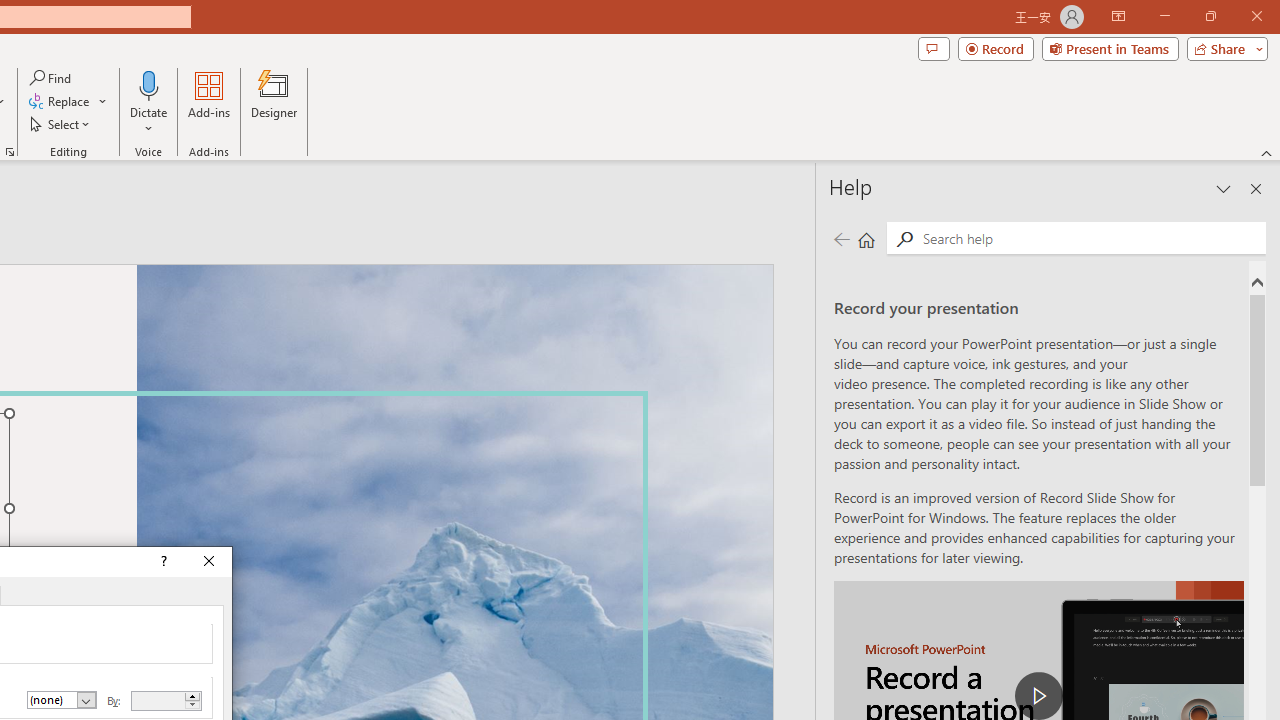  Describe the element at coordinates (157, 699) in the screenshot. I see `'By'` at that location.